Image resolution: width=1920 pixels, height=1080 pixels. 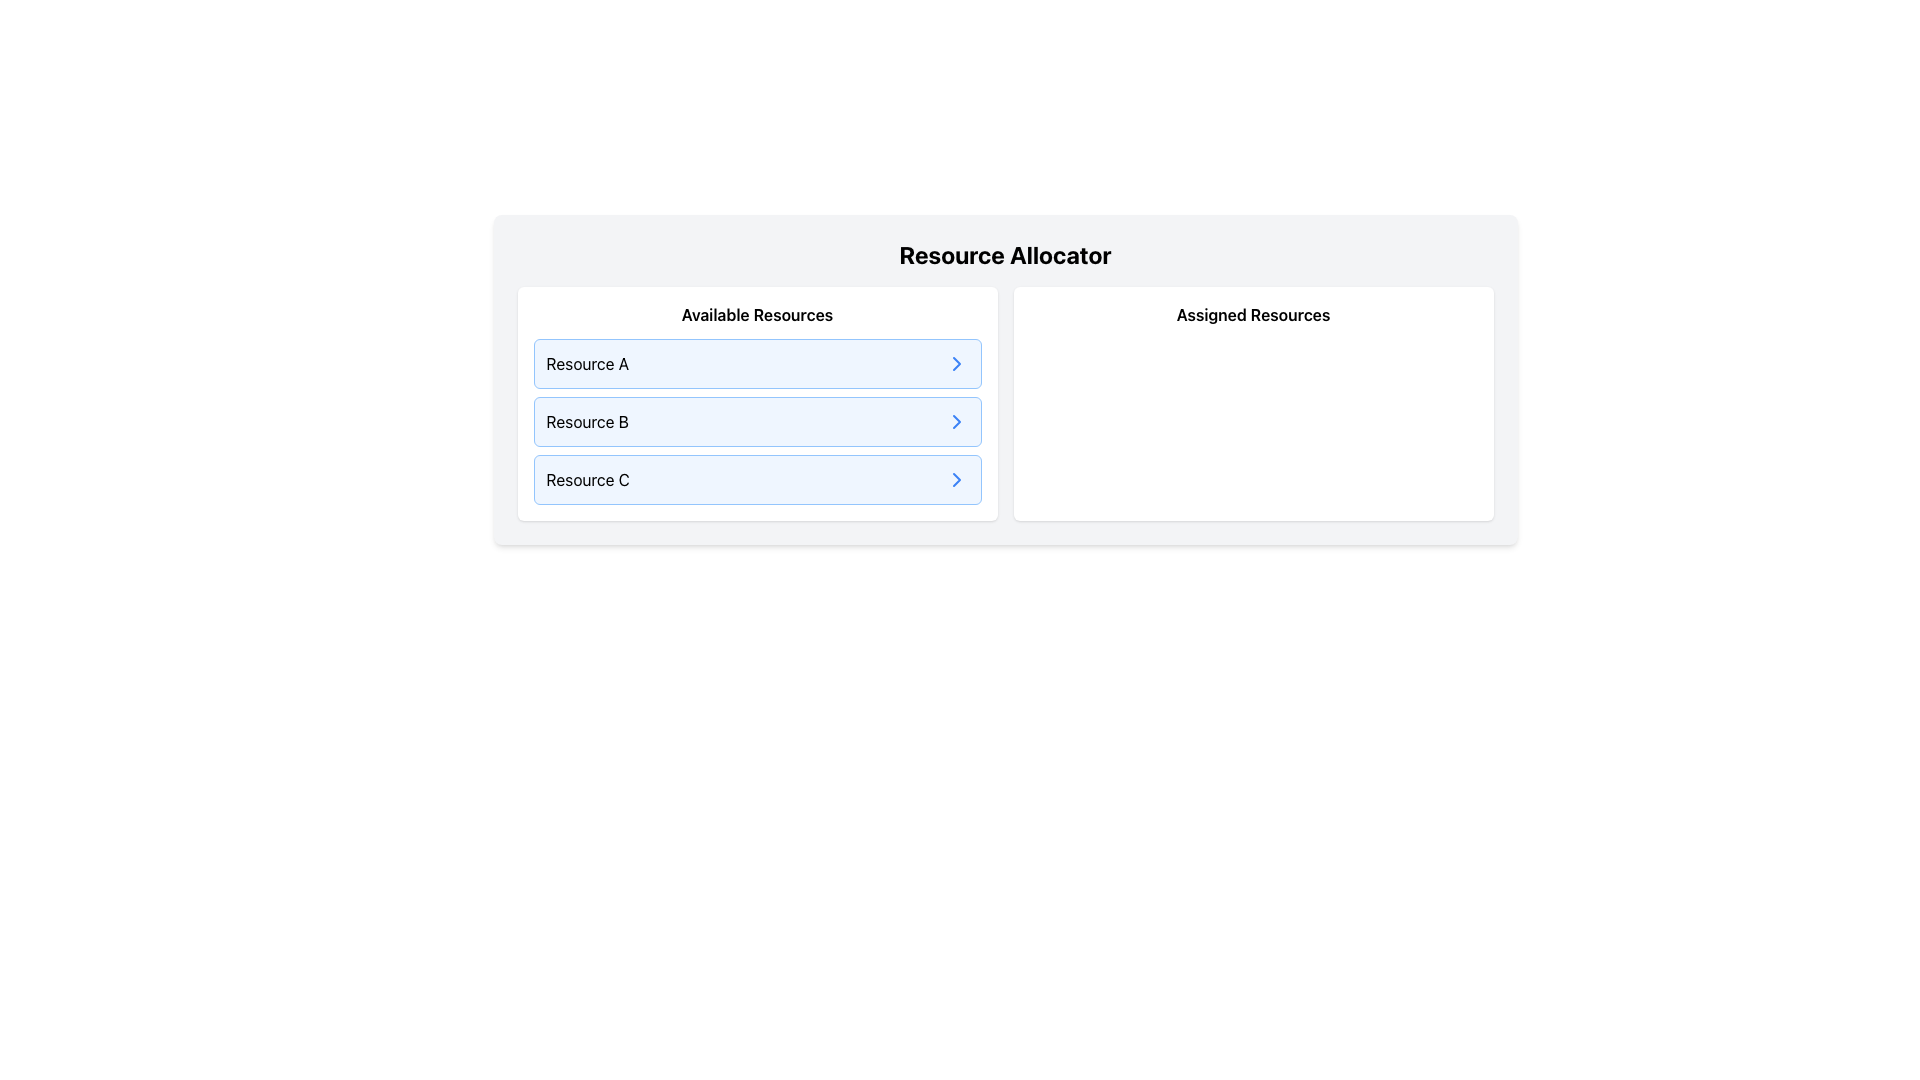 What do you see at coordinates (756, 420) in the screenshot?
I see `the button labeled 'Resource B' in the 'Available Resources' section` at bounding box center [756, 420].